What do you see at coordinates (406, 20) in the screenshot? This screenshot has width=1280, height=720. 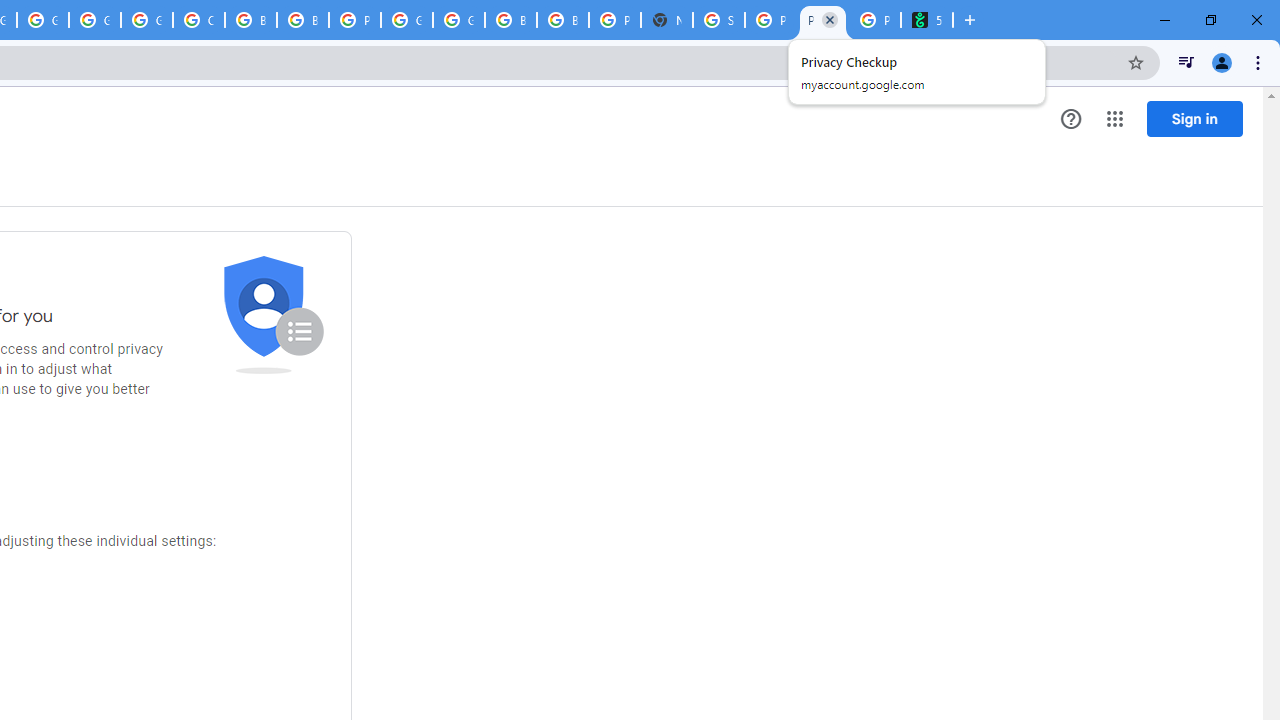 I see `'Google Cloud Platform'` at bounding box center [406, 20].